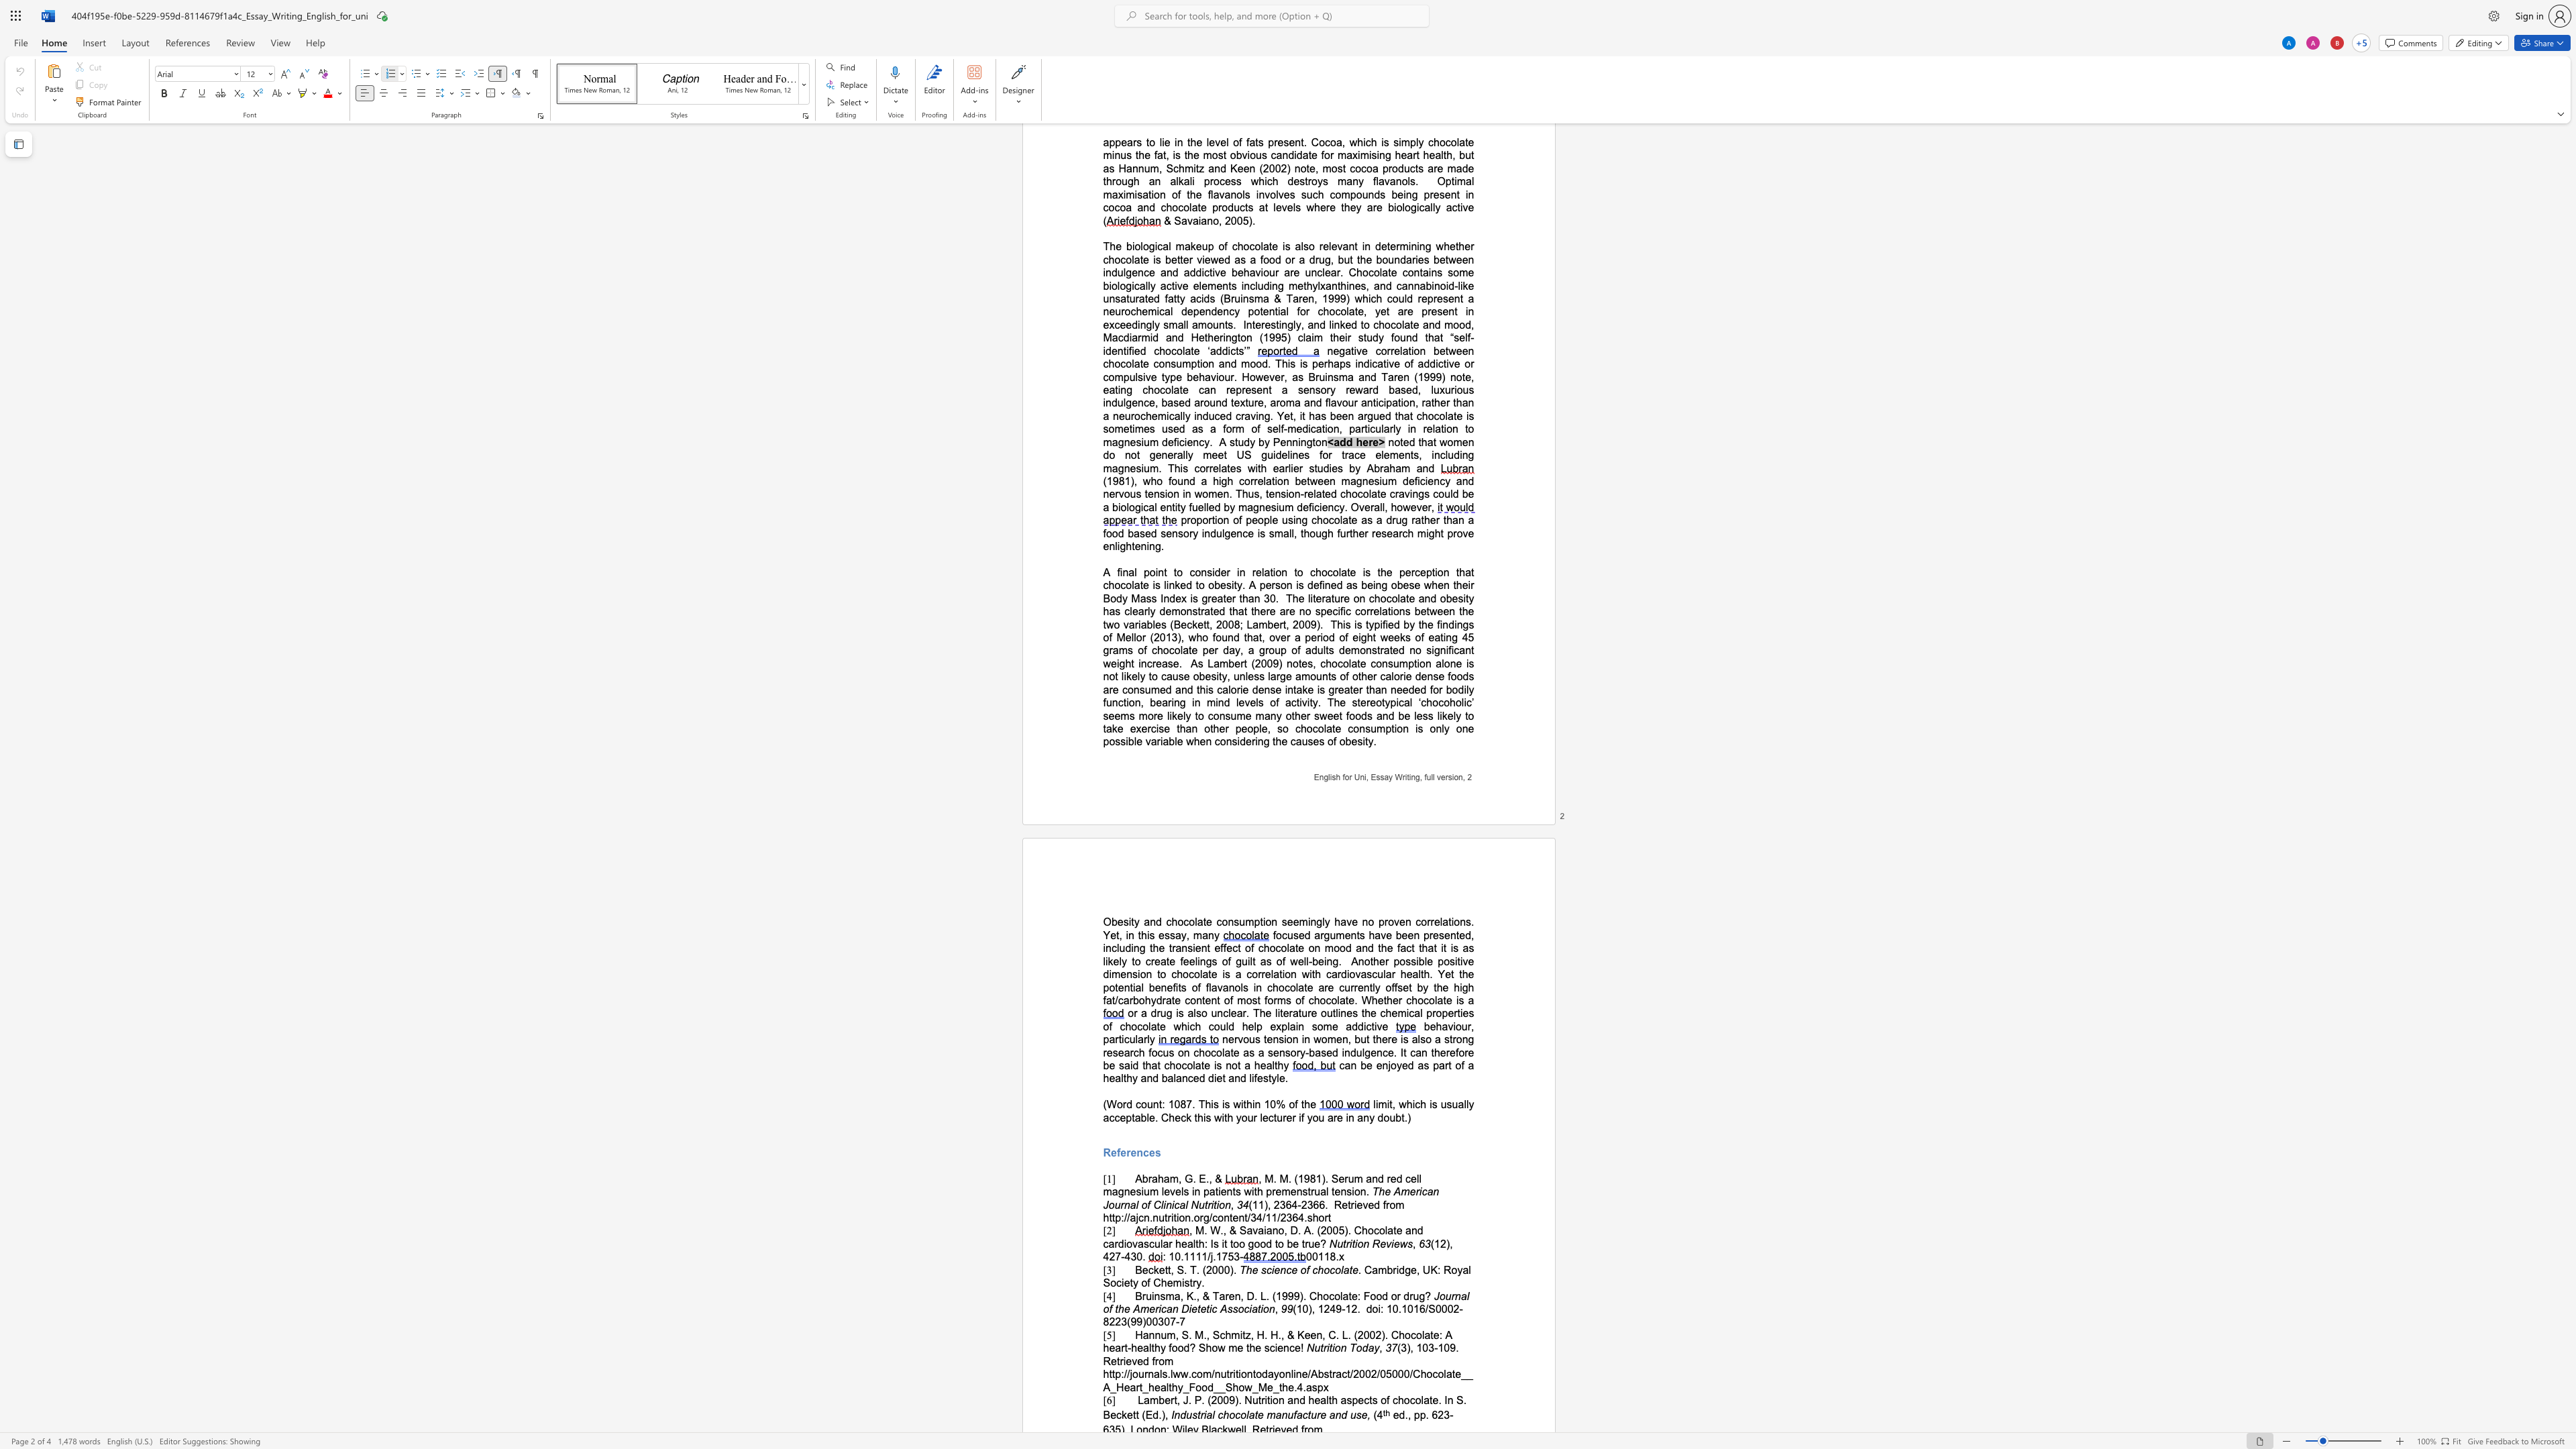 This screenshot has height=1449, width=2576. Describe the element at coordinates (1326, 1347) in the screenshot. I see `the space between the continuous character "r" and "i" in the text` at that location.